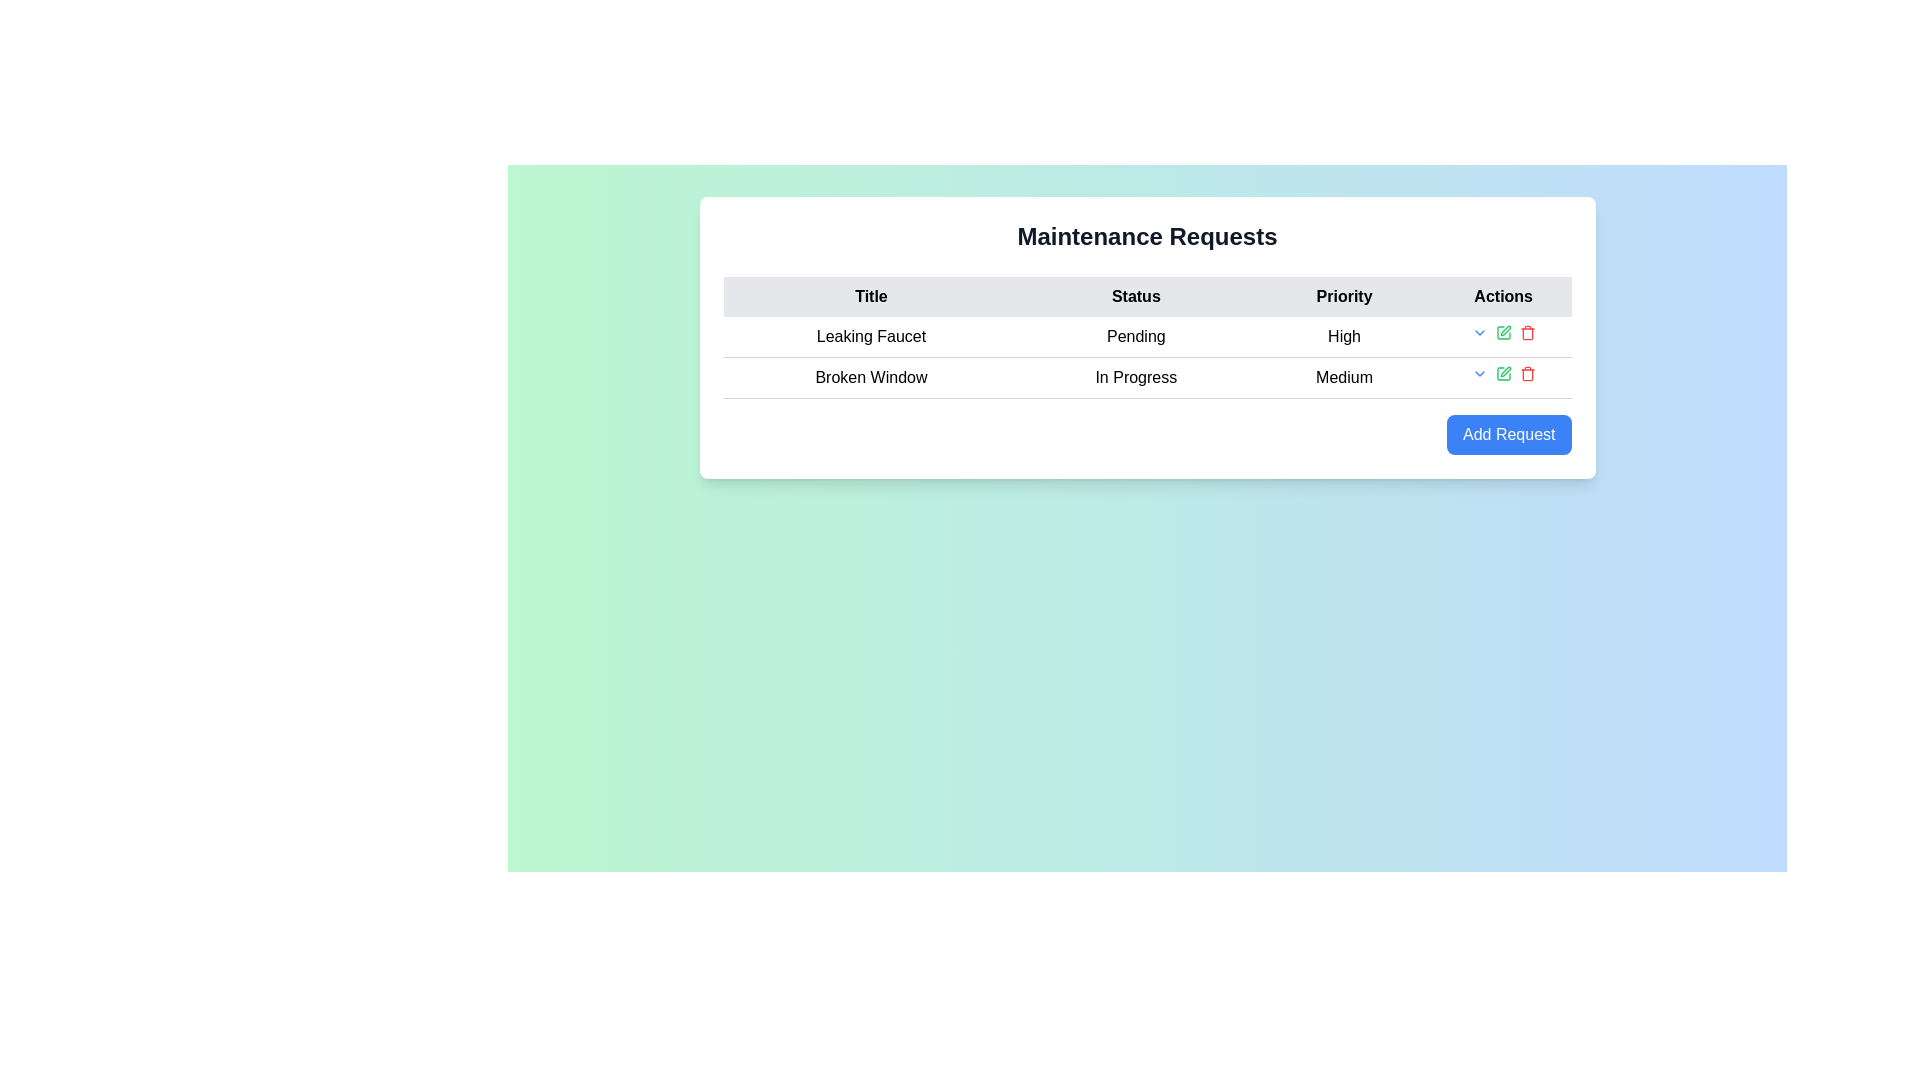 The height and width of the screenshot is (1080, 1920). Describe the element at coordinates (1503, 331) in the screenshot. I see `the base square outline of the 'Edit' icon in the 'Actions' column of the 'Maintenance Requests' table, next to the 'High' priority row for the 'Leaking Faucet' entry` at that location.